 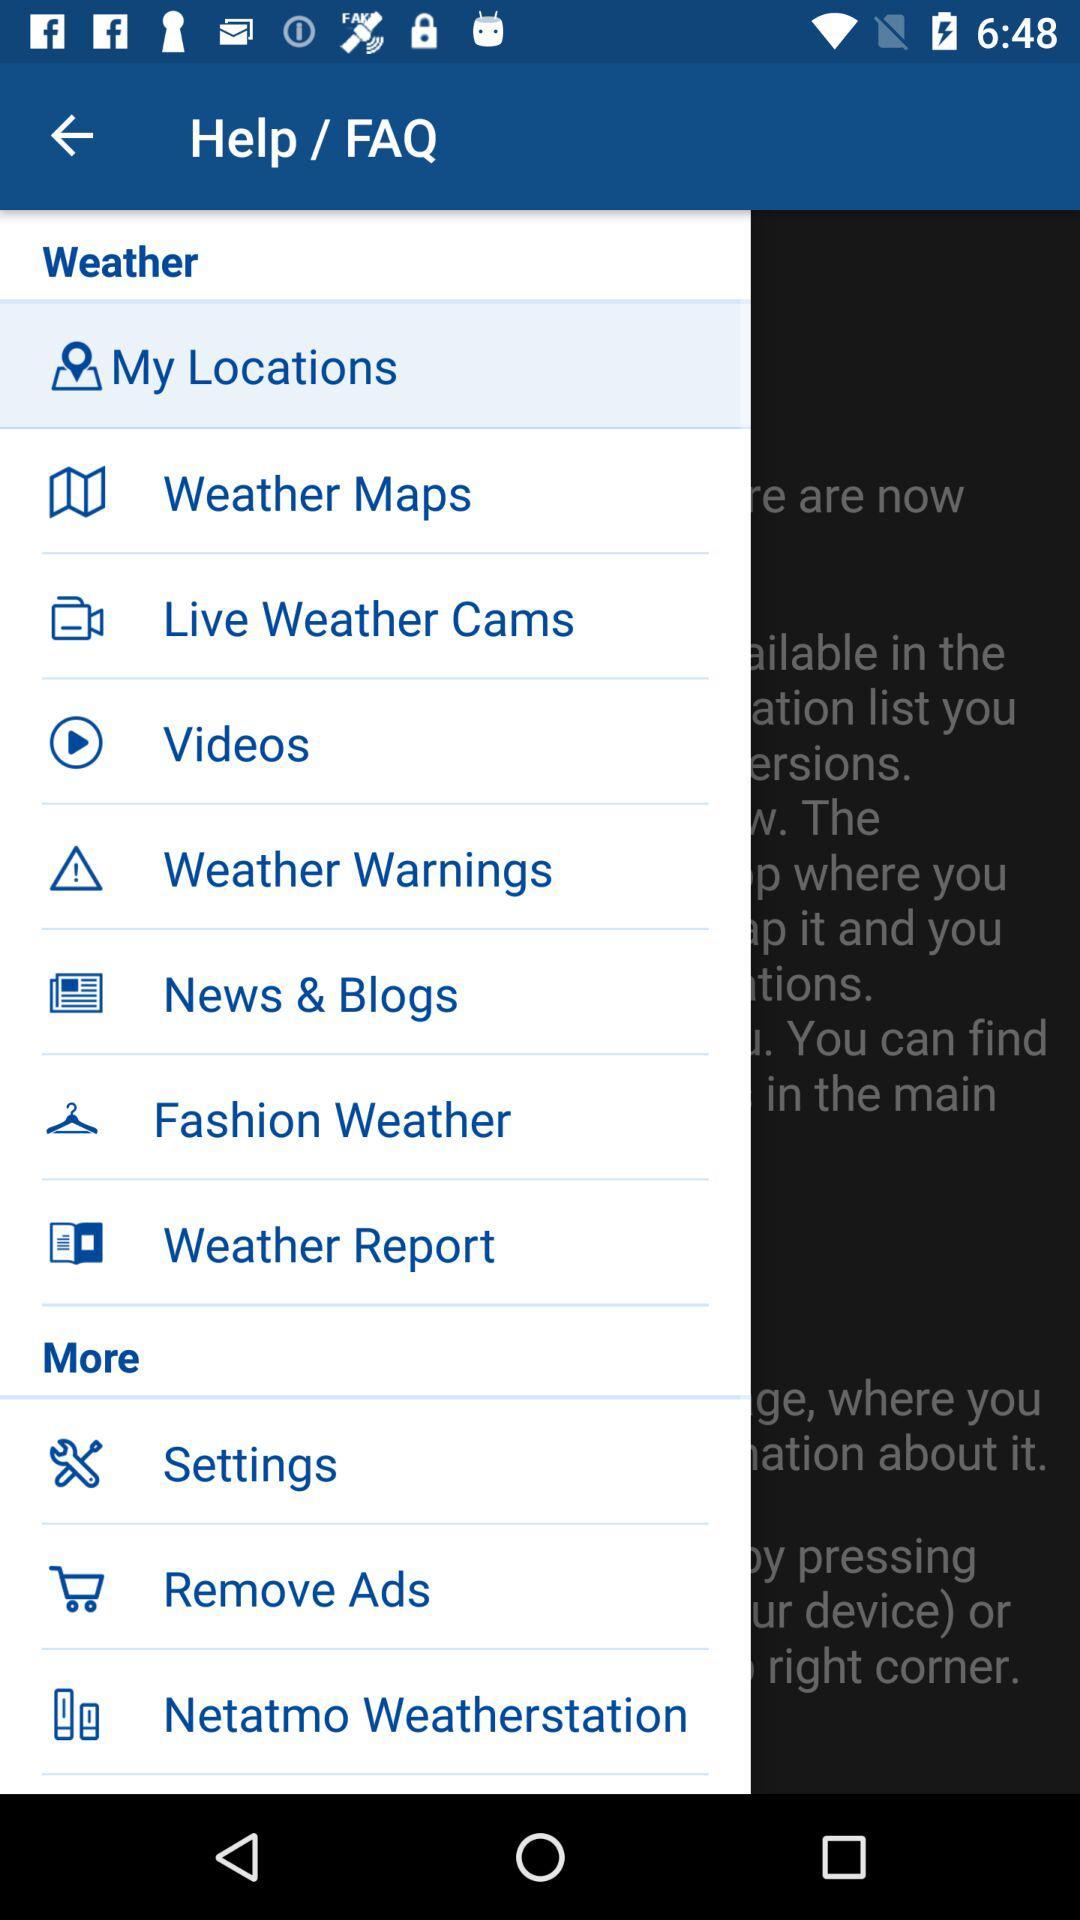 What do you see at coordinates (375, 1114) in the screenshot?
I see `the item below news & blogs icon` at bounding box center [375, 1114].